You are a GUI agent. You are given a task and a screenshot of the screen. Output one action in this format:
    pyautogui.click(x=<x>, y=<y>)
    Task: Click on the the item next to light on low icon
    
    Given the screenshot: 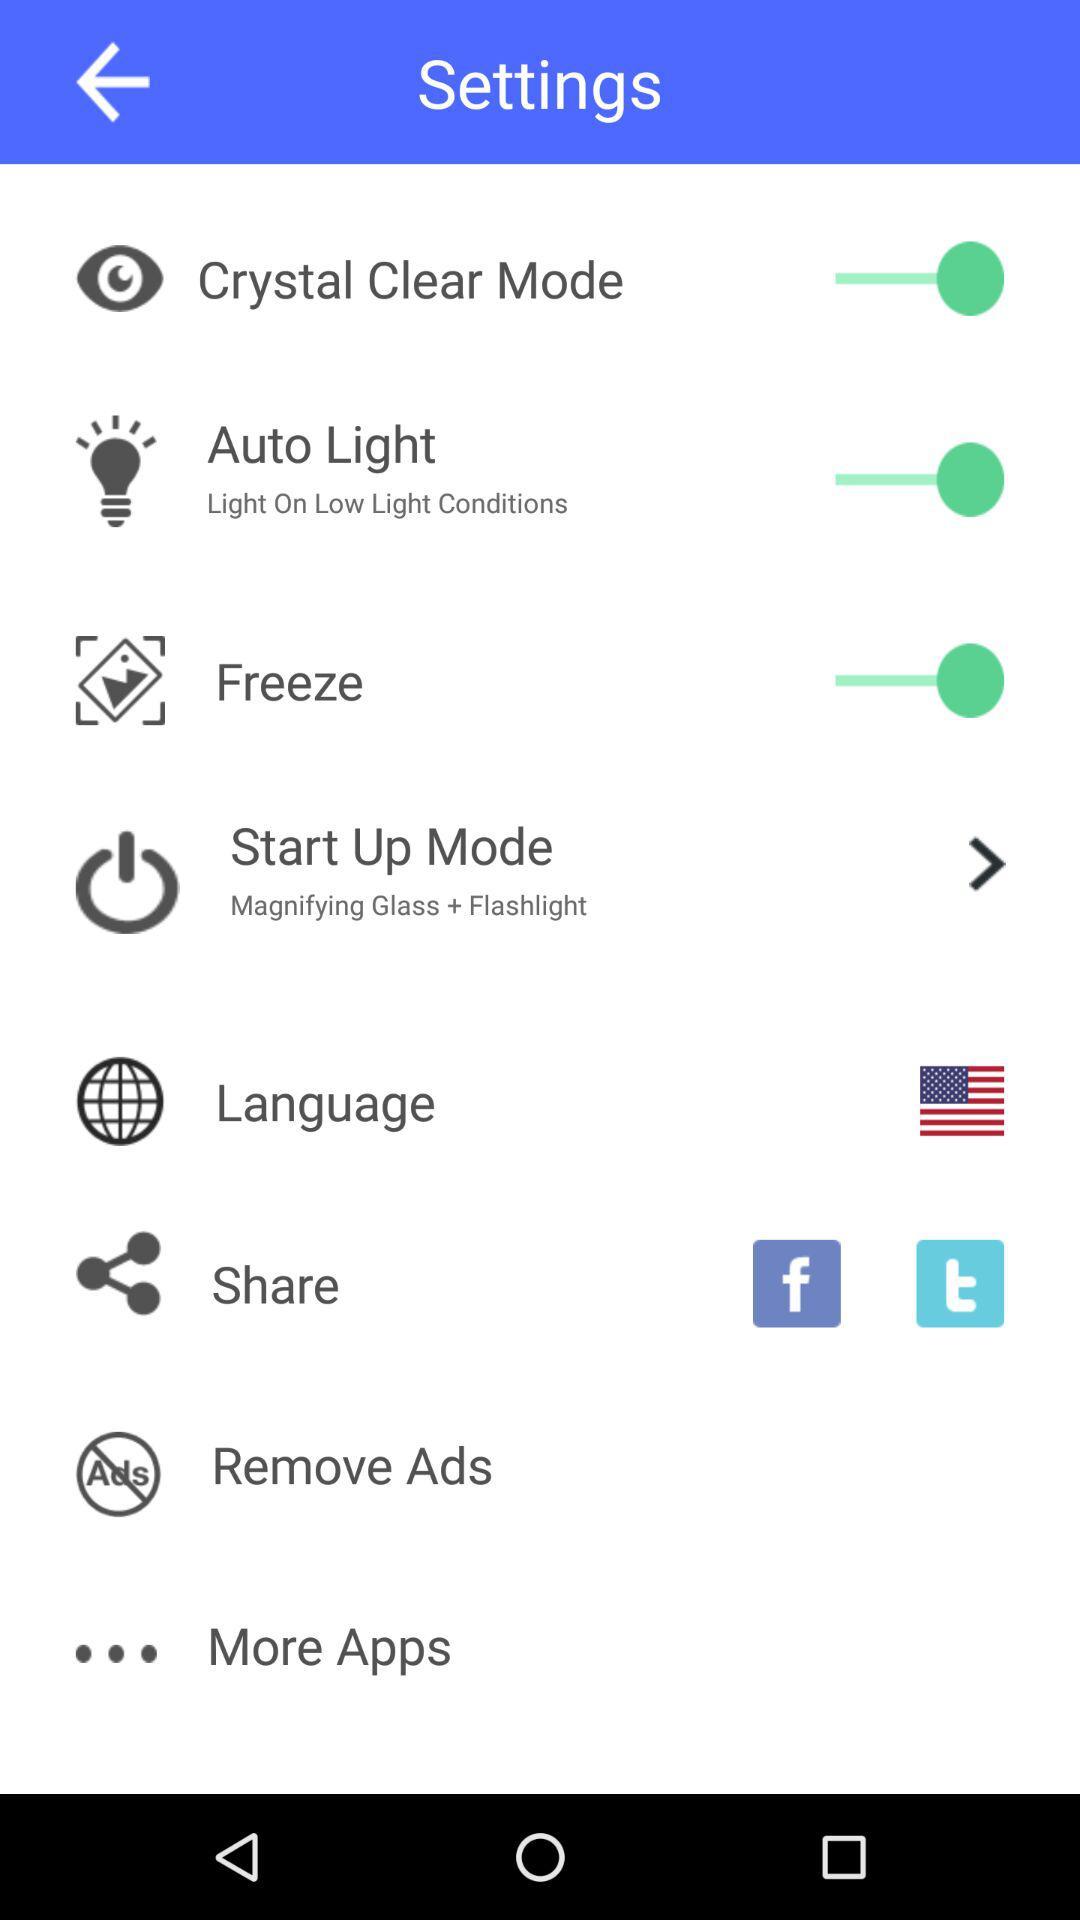 What is the action you would take?
    pyautogui.click(x=919, y=478)
    